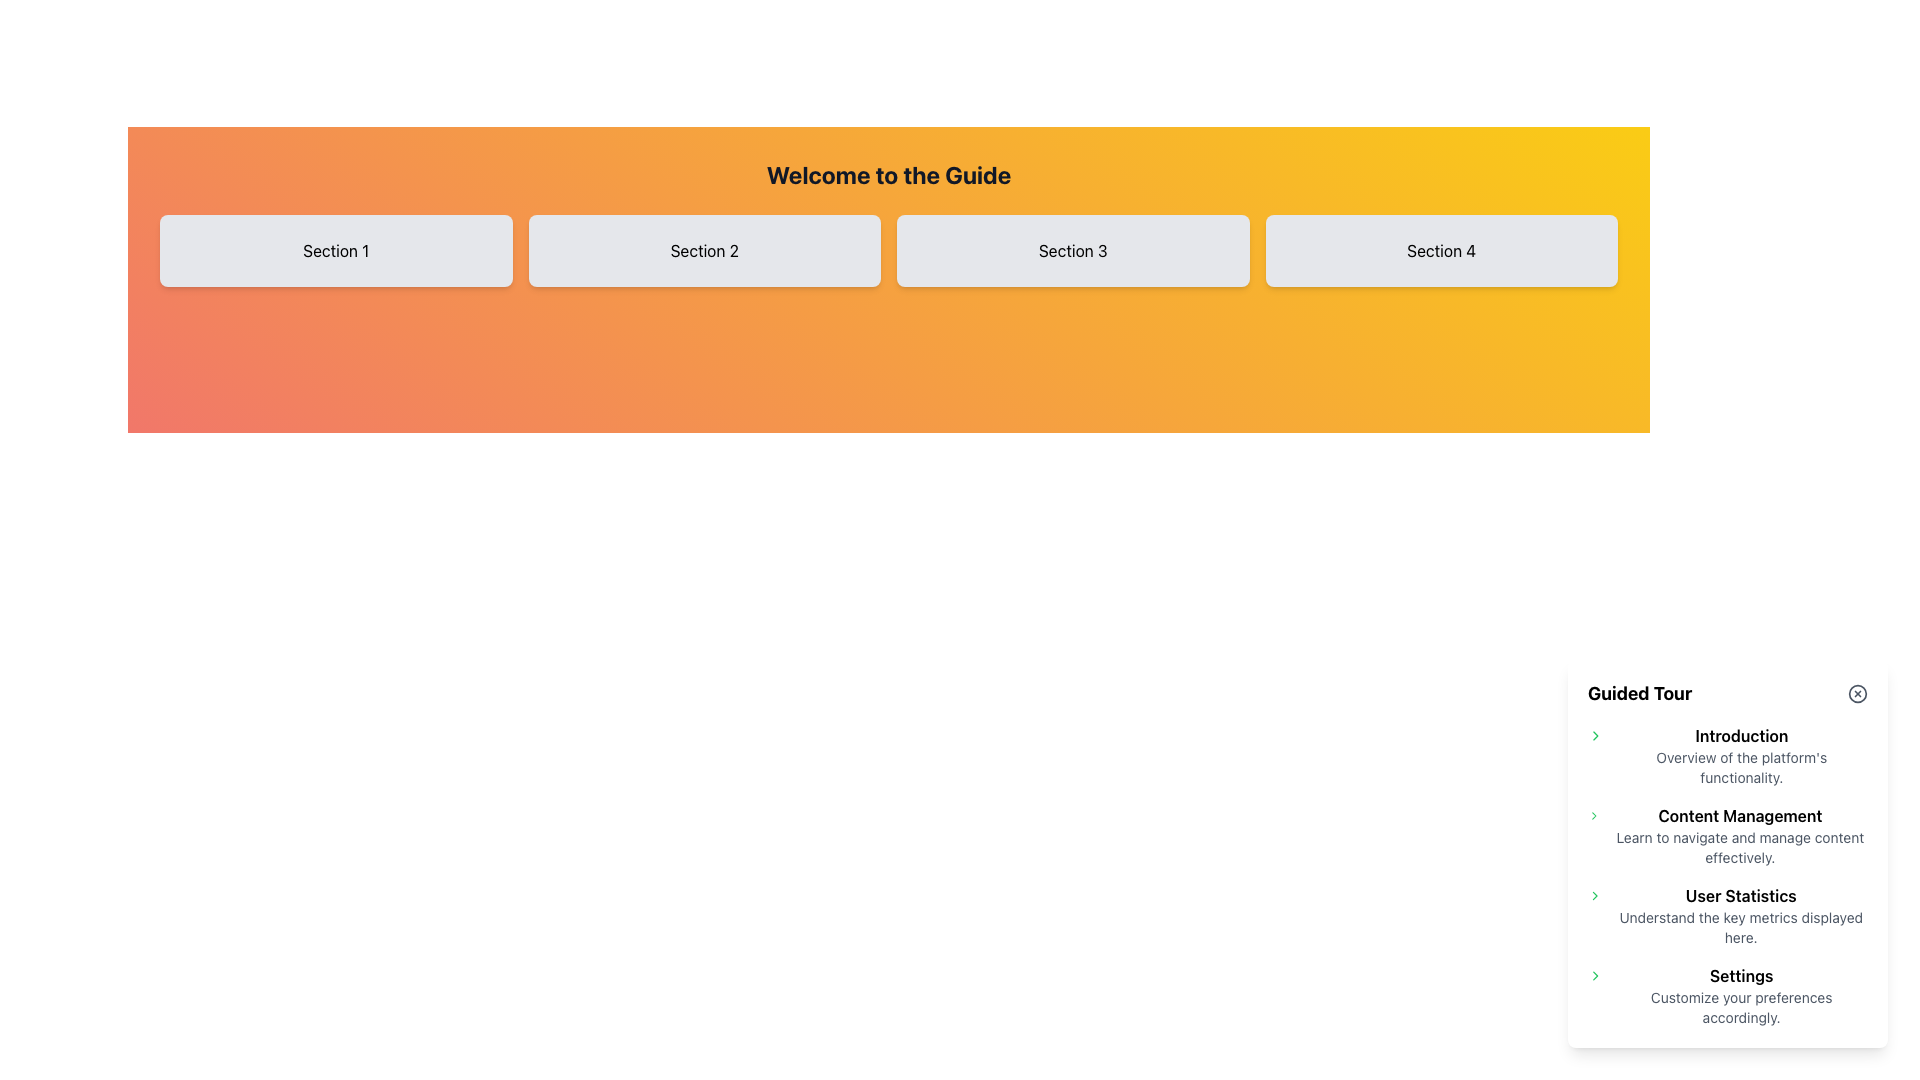  Describe the element at coordinates (1594, 894) in the screenshot. I see `the icon located to the left of the 'User Statistics' text in the 'Guided Tour' section` at that location.